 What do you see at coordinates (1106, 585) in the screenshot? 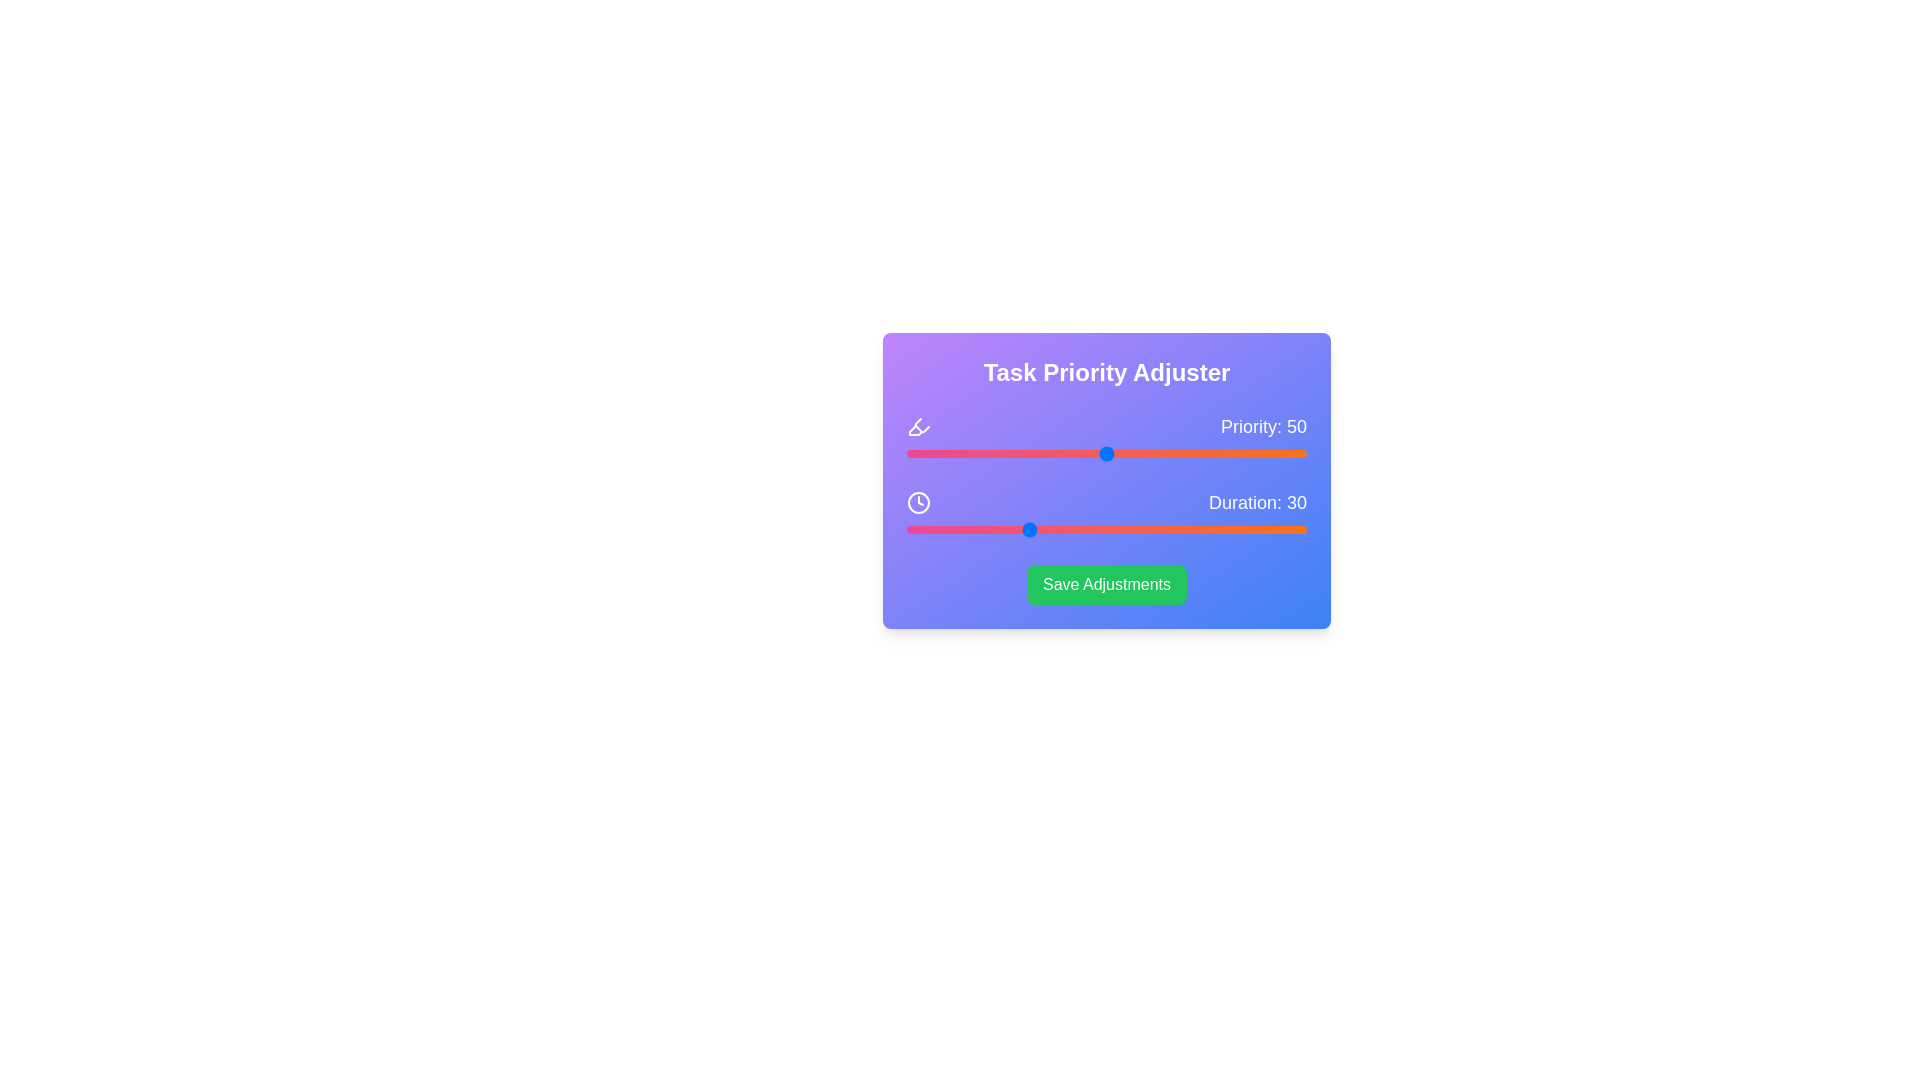
I see `'Save Adjustments' button` at bounding box center [1106, 585].